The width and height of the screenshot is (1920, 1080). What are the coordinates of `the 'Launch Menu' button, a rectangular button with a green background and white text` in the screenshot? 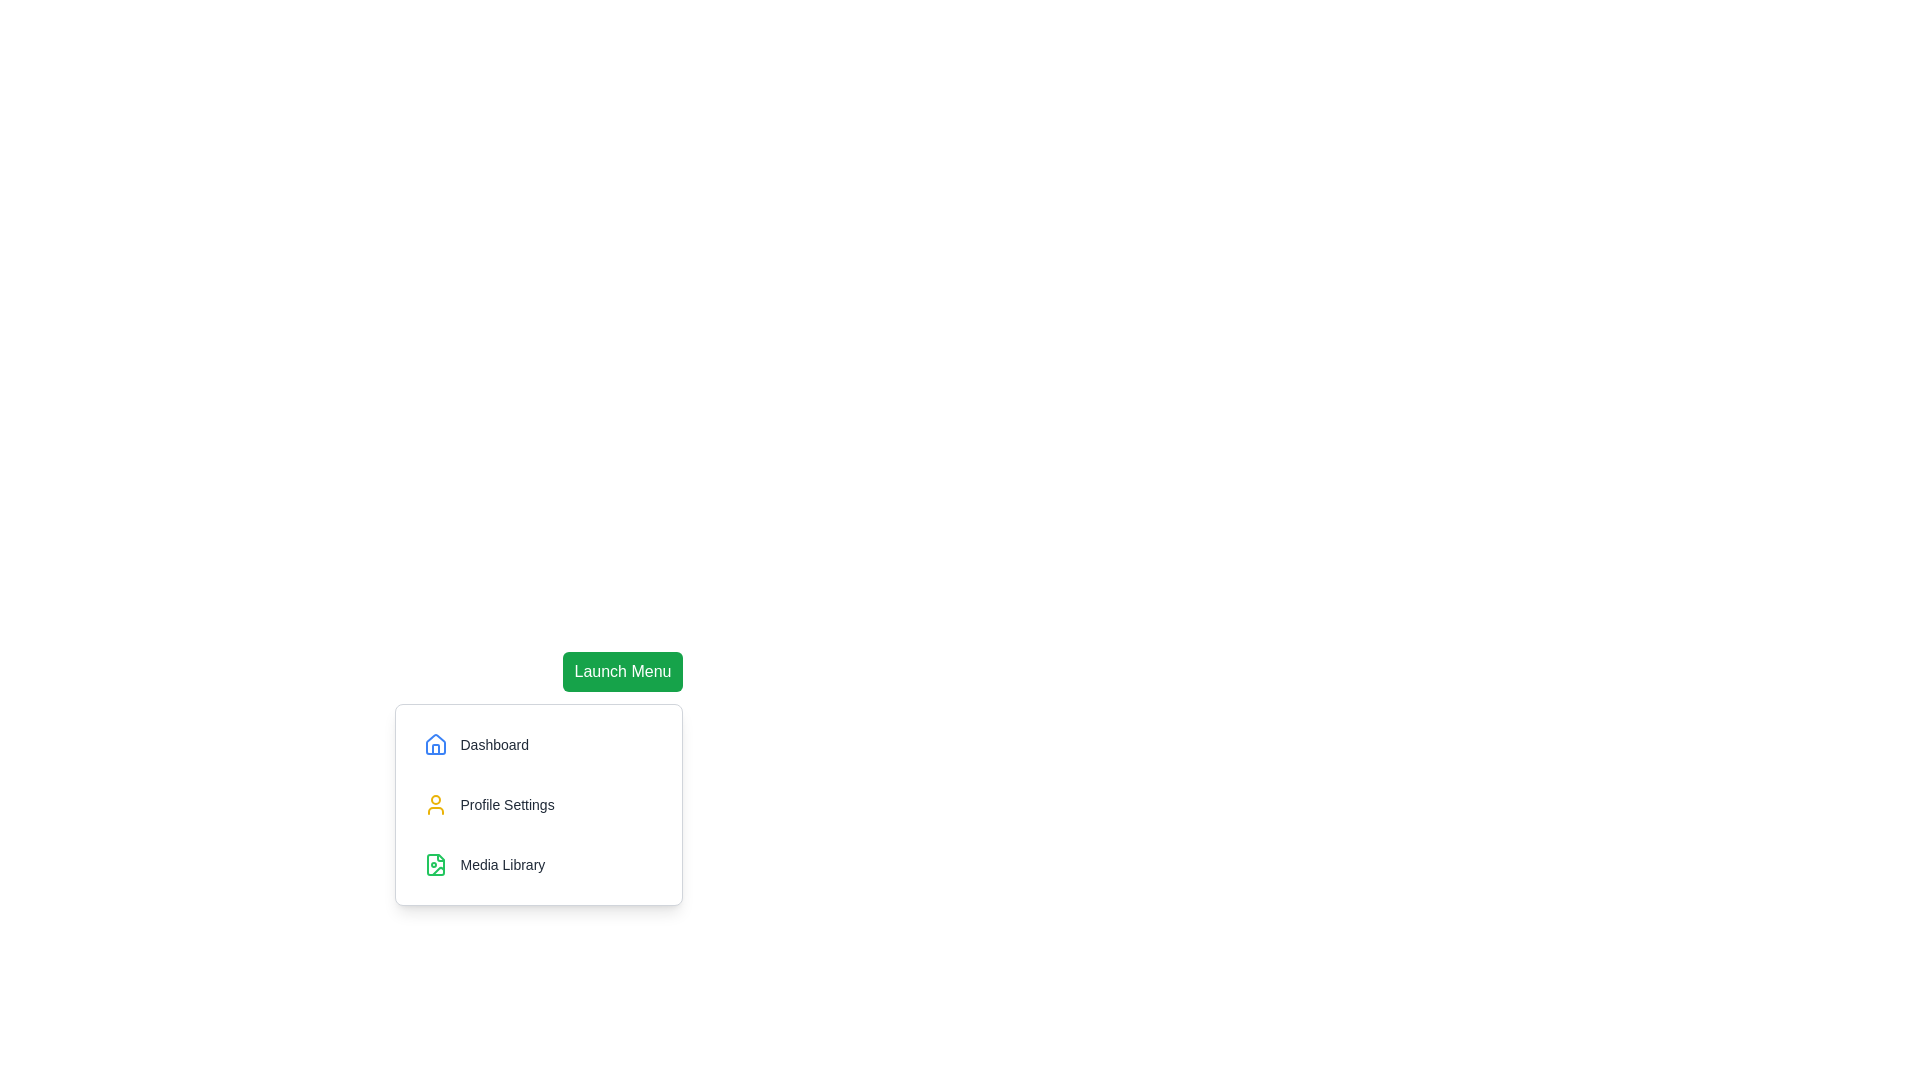 It's located at (622, 671).